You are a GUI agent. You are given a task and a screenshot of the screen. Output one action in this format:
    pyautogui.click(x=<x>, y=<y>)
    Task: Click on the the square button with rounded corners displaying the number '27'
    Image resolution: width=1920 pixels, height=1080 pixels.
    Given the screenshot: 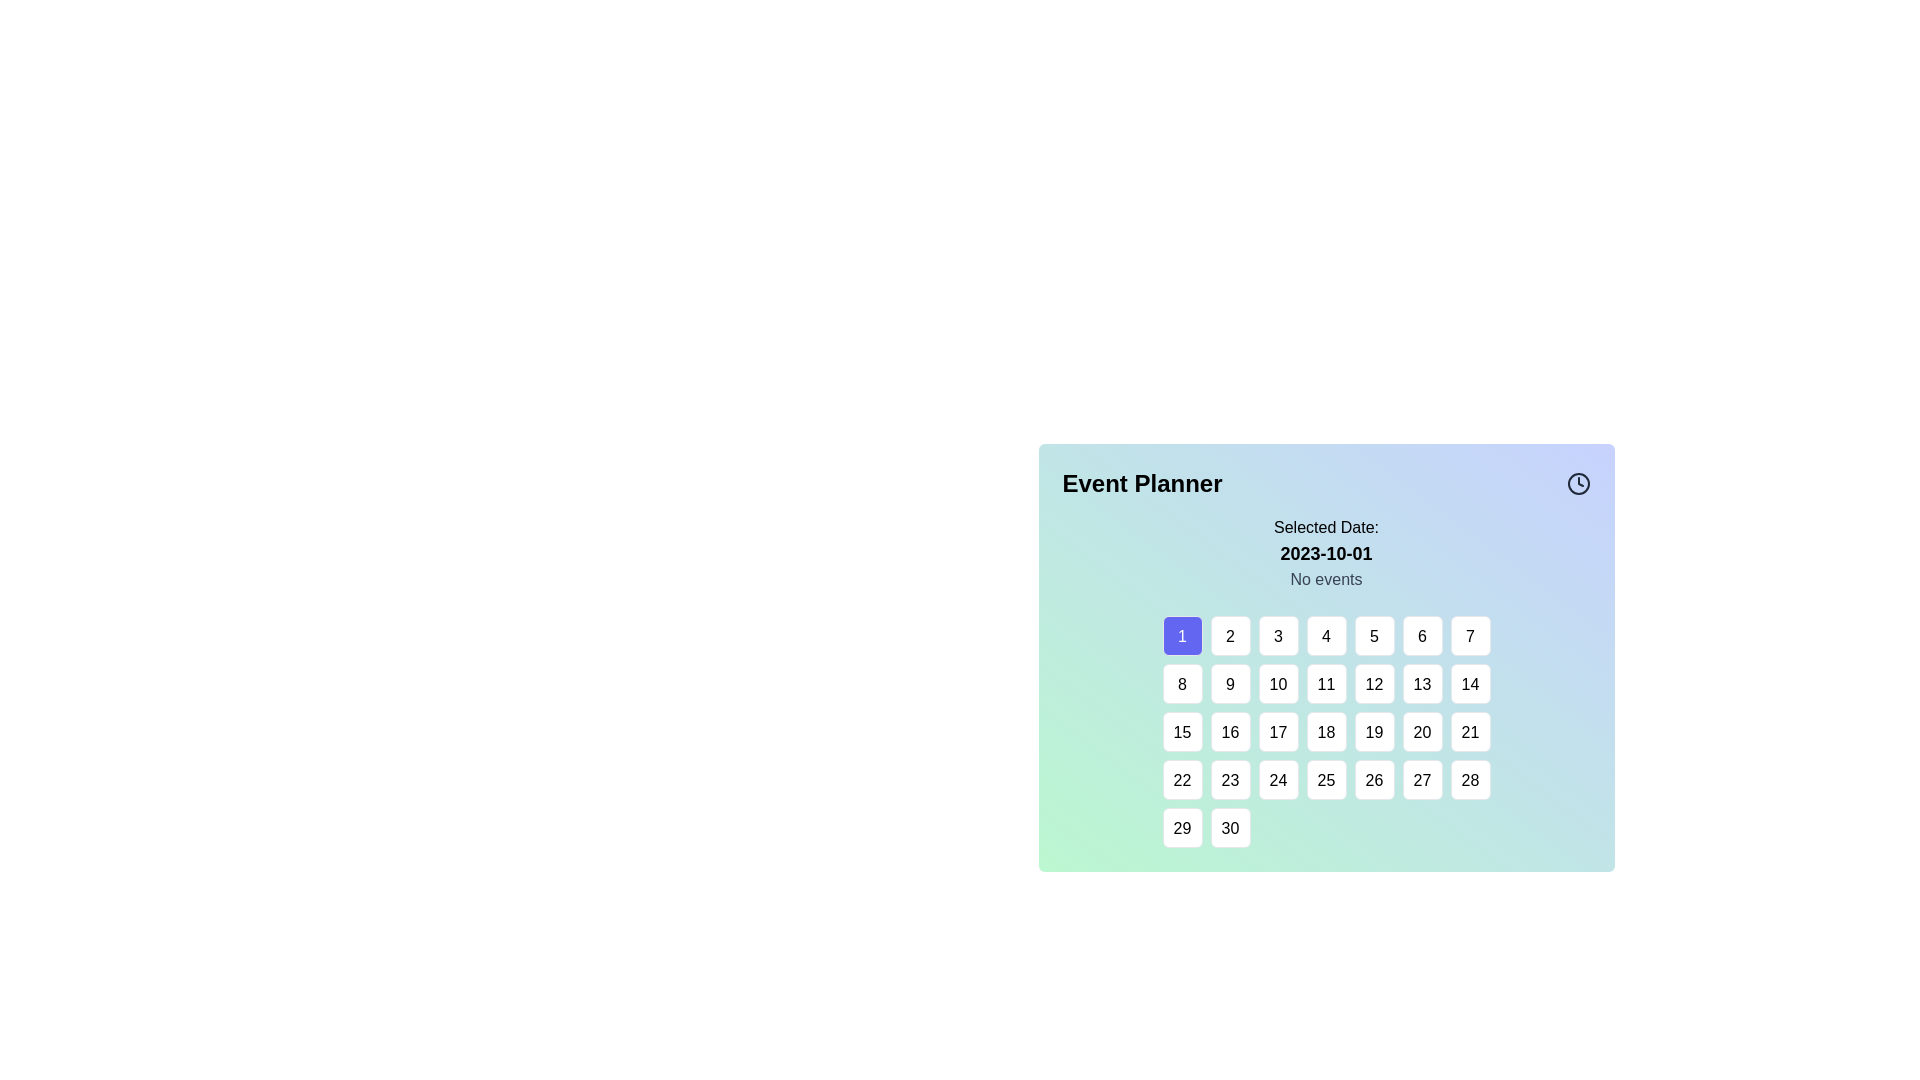 What is the action you would take?
    pyautogui.click(x=1421, y=778)
    